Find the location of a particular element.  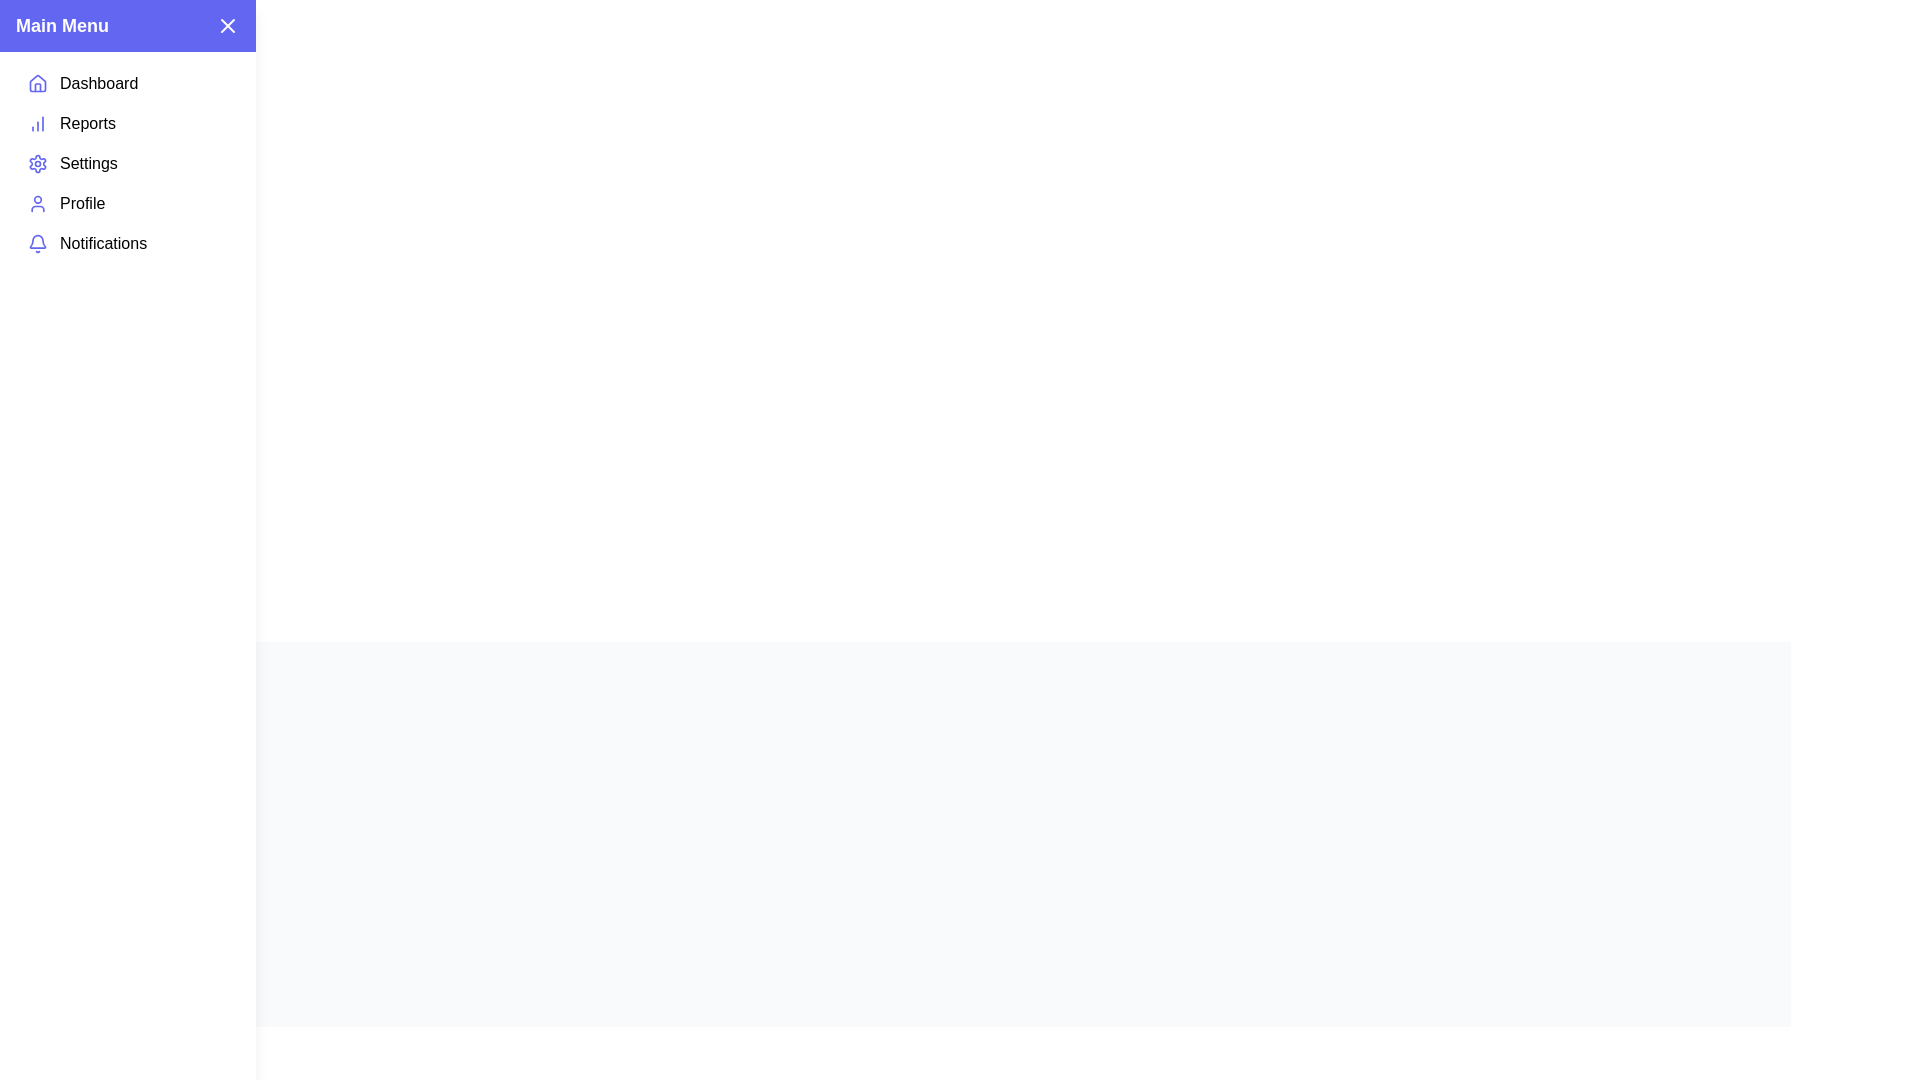

the gear-shaped icon with a blue outline representing the settings symbol, located in the sidebar menu next to the 'Settings' label is located at coordinates (38, 163).